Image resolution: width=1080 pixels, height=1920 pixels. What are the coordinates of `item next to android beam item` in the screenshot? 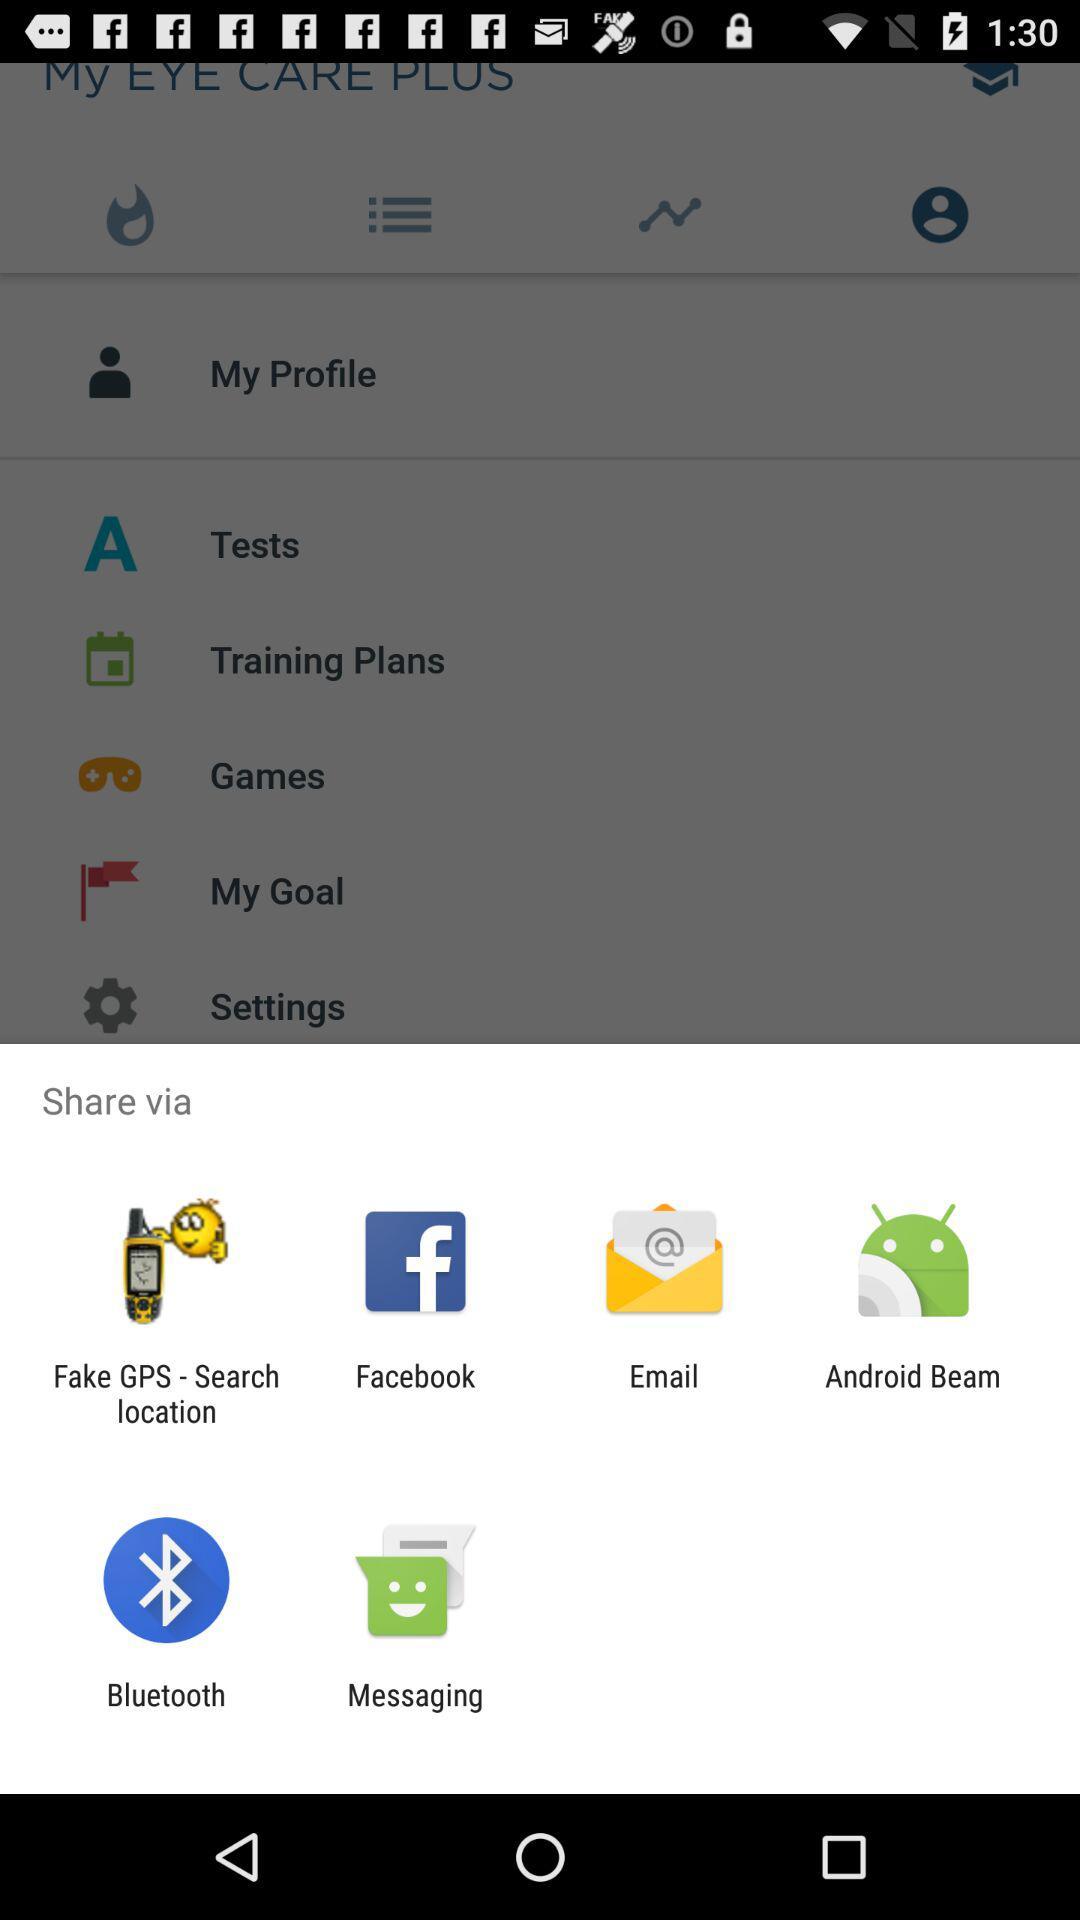 It's located at (664, 1392).